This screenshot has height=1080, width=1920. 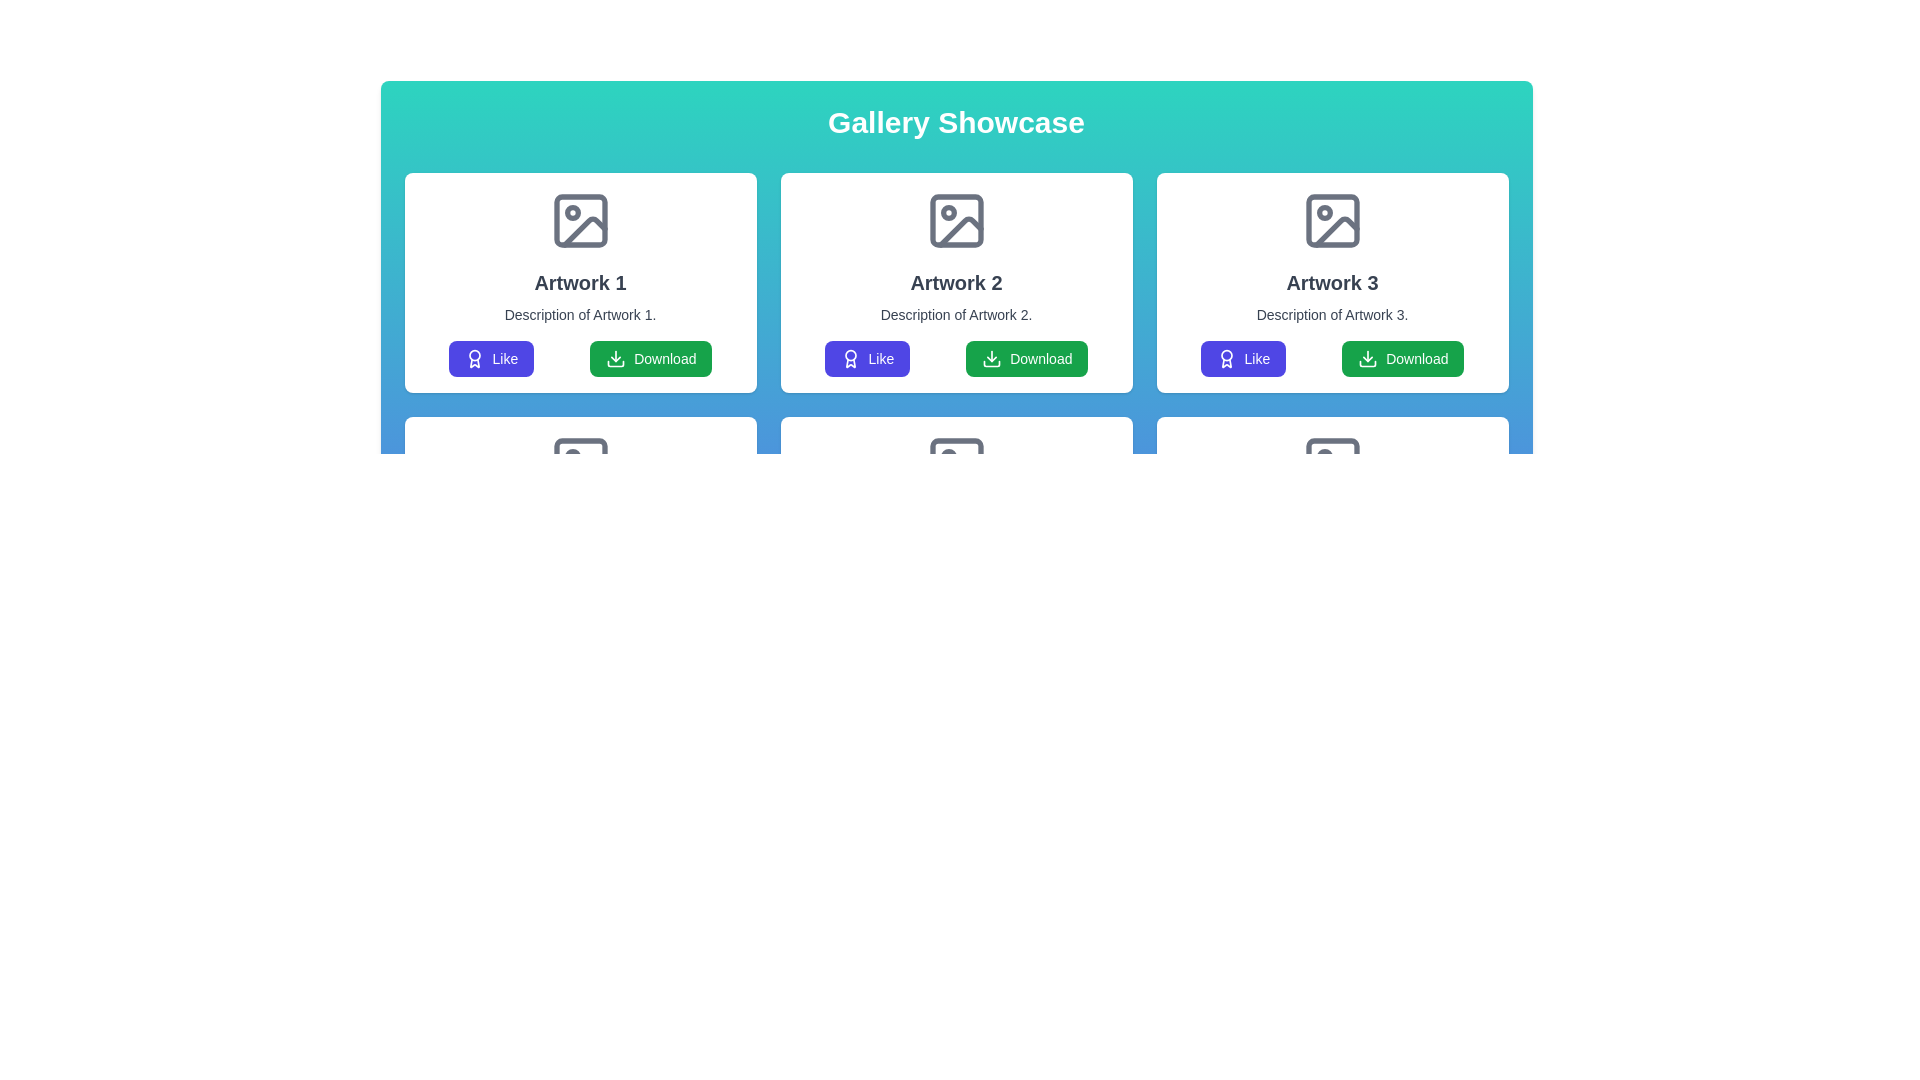 I want to click on text from the Text Label that serves as the title for the artwork displayed in the gallery interface, located at the upper-center area of the card layout, so click(x=579, y=282).